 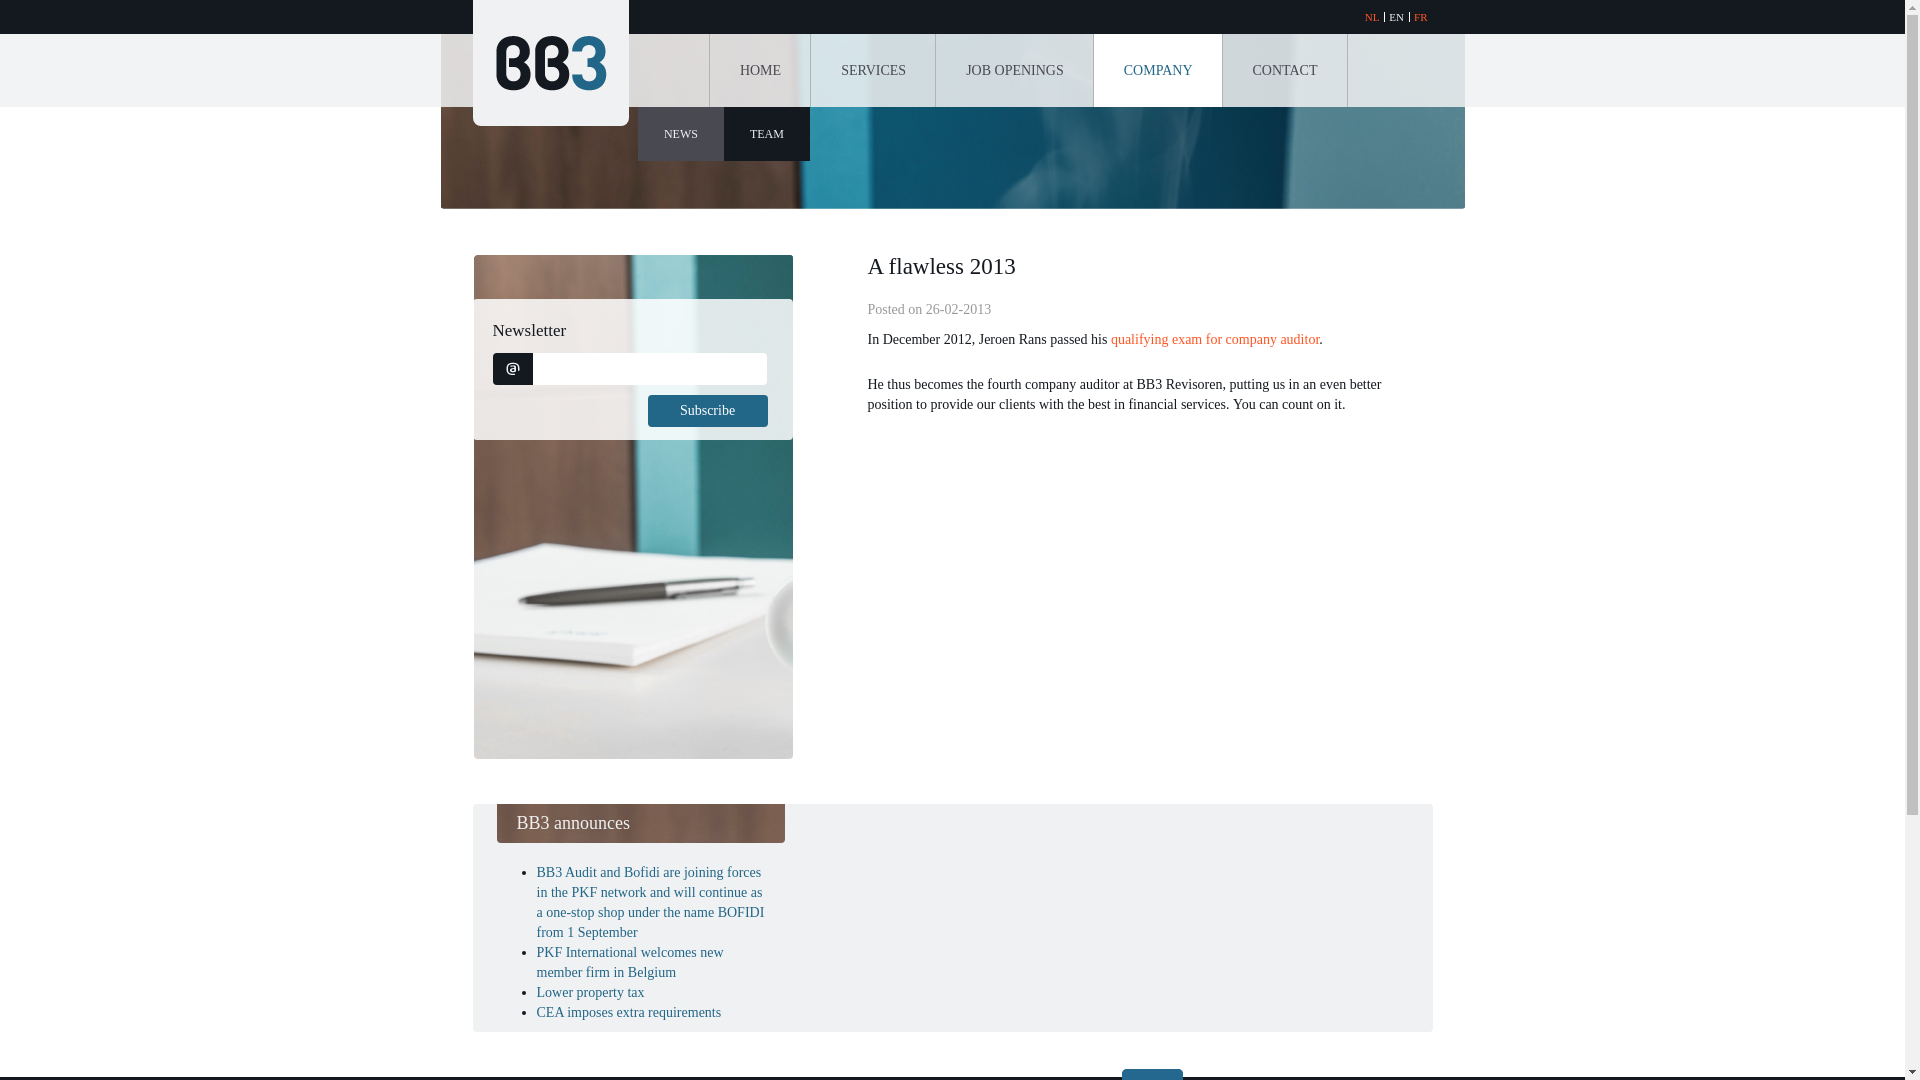 I want to click on 'FR', so click(x=1419, y=16).